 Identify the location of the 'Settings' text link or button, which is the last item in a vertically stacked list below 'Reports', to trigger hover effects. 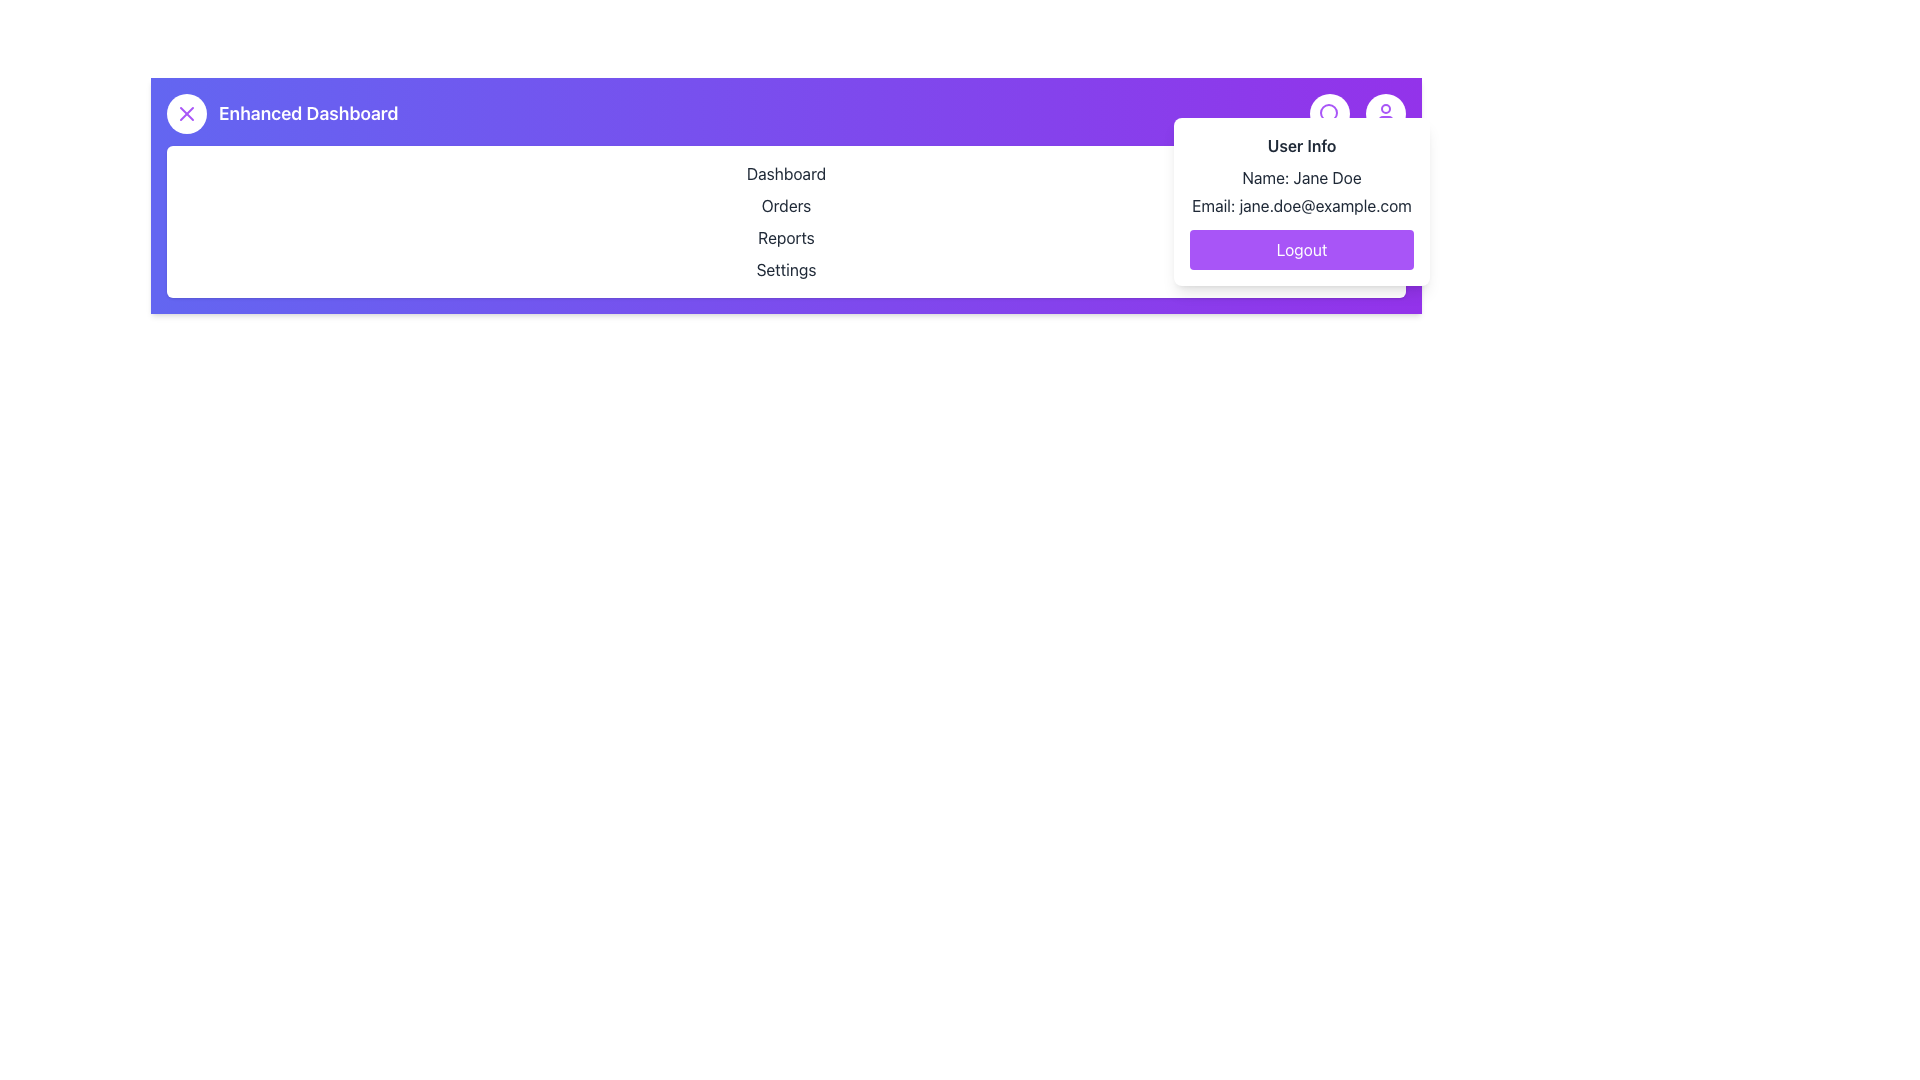
(785, 270).